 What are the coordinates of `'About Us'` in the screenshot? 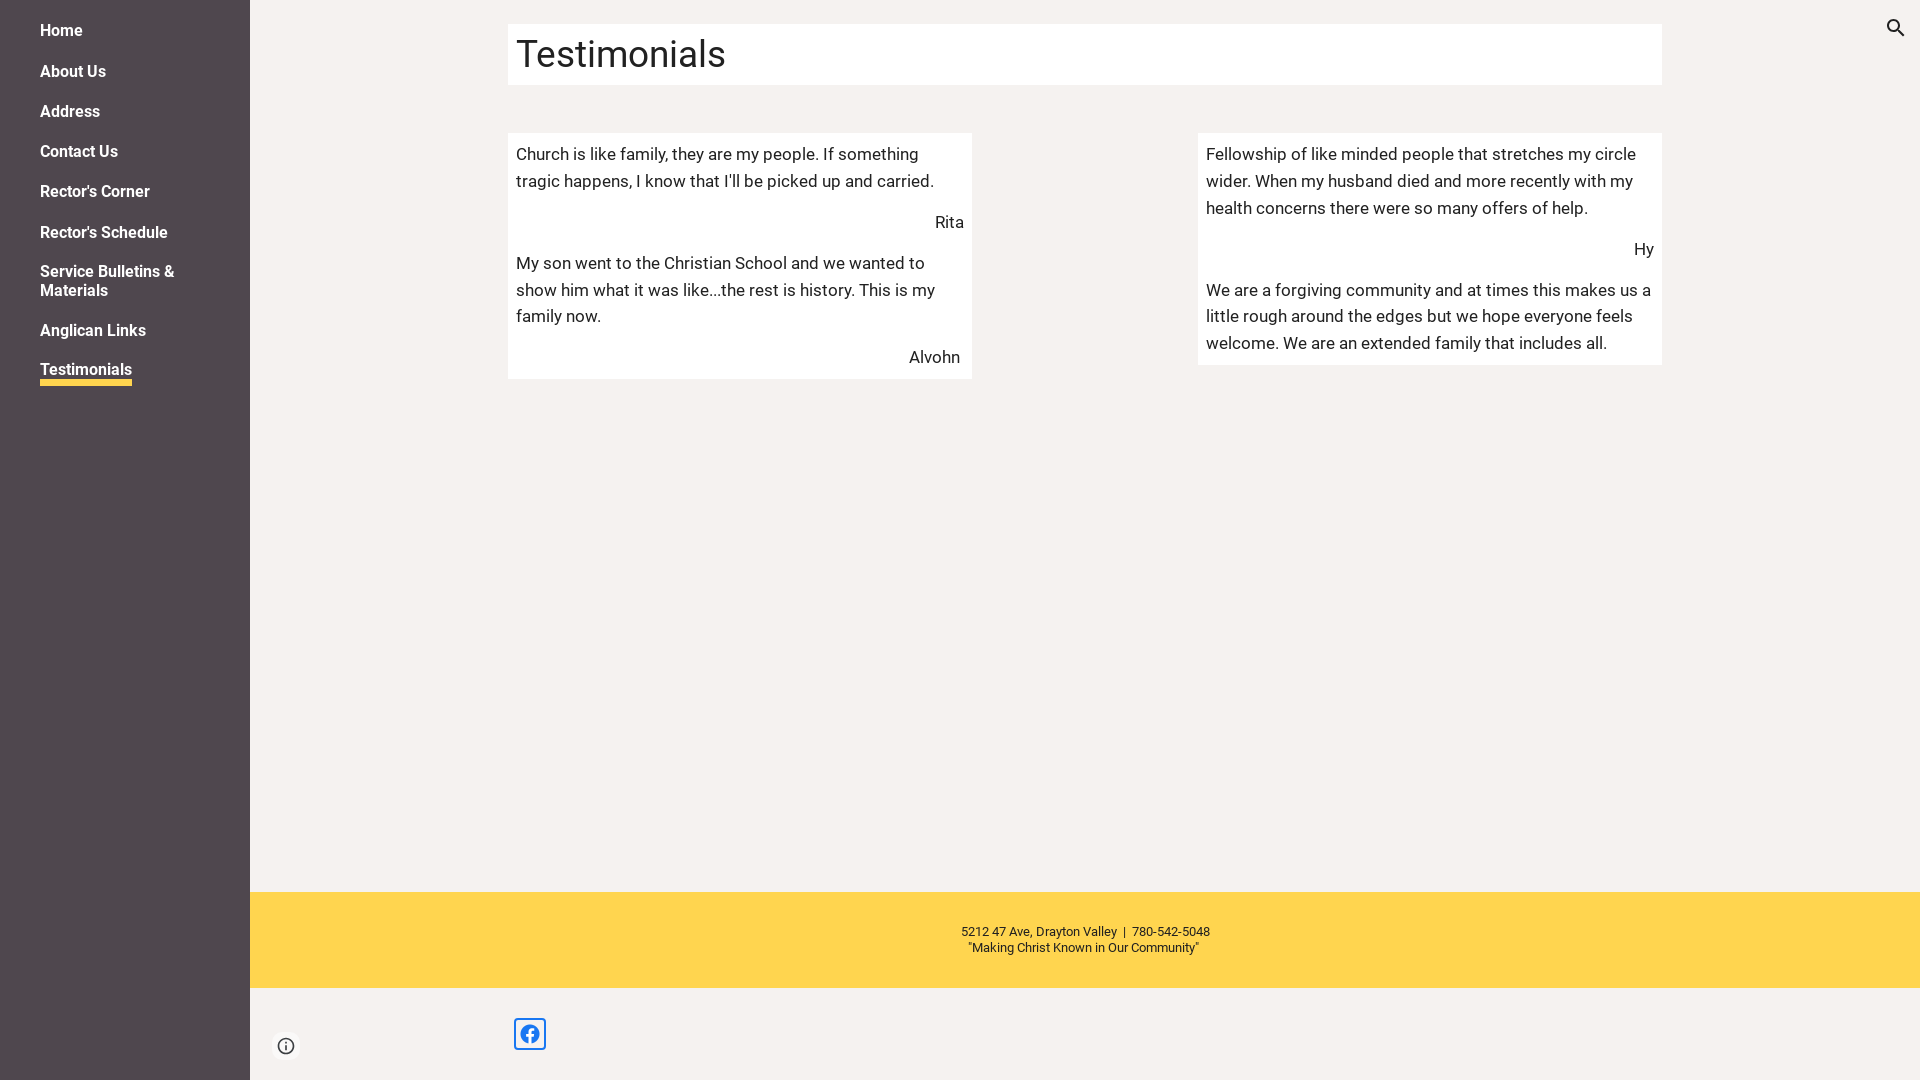 It's located at (72, 70).